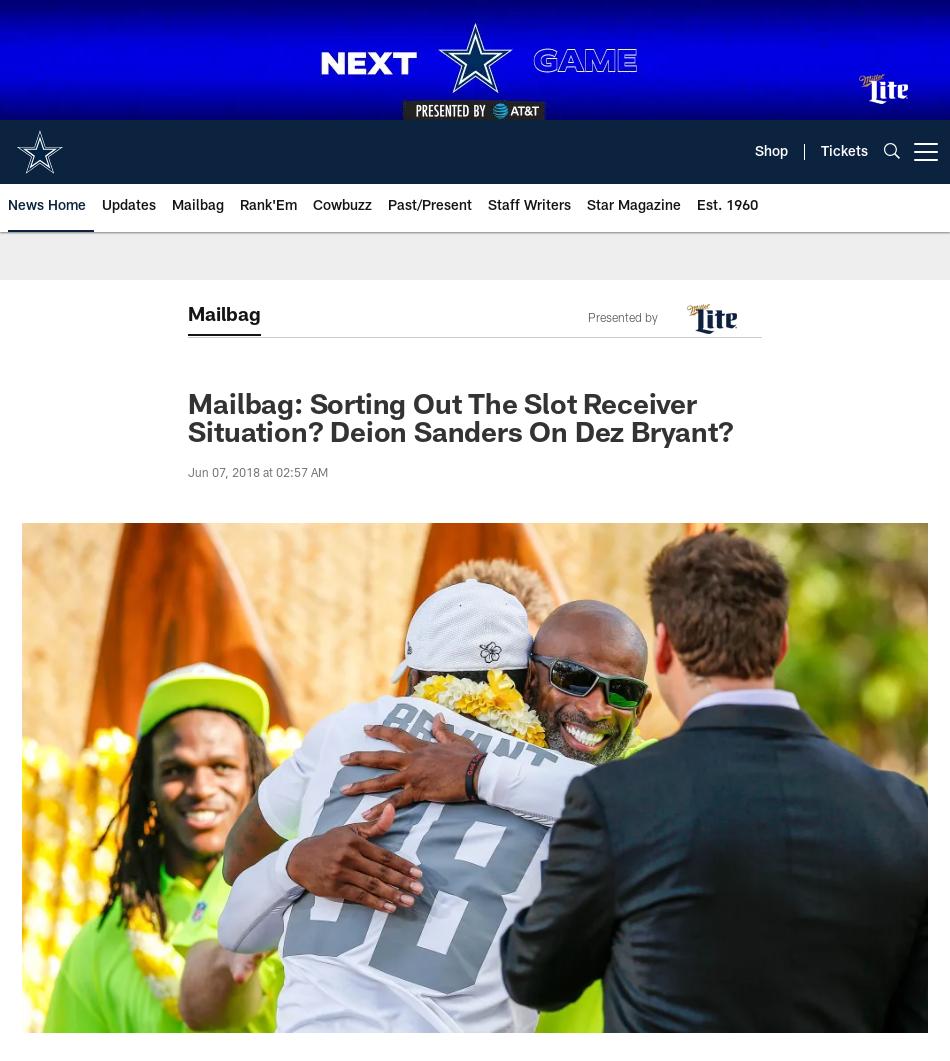  What do you see at coordinates (697, 206) in the screenshot?
I see `'Est. 1960'` at bounding box center [697, 206].